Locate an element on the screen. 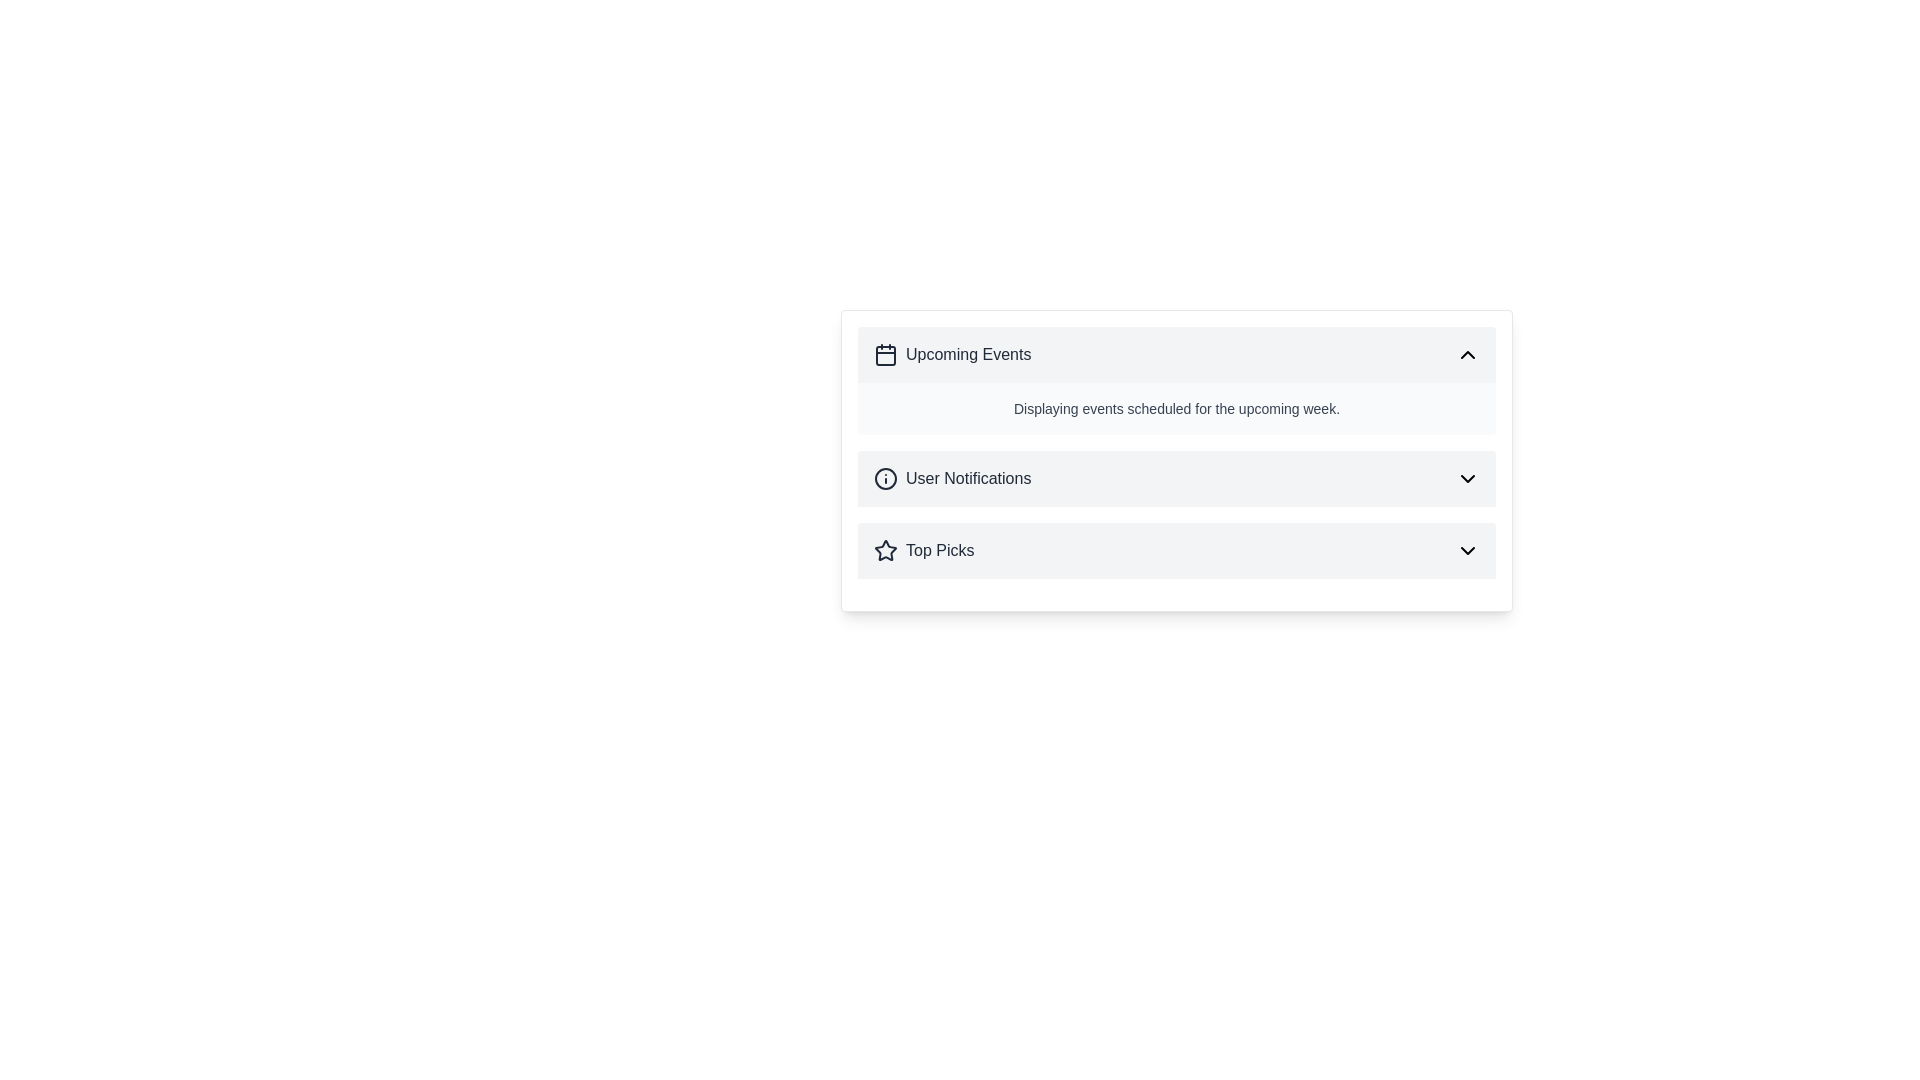  text of the 'Top Picks' label located in the header section below 'User Notifications' and above the expandable content area is located at coordinates (923, 551).